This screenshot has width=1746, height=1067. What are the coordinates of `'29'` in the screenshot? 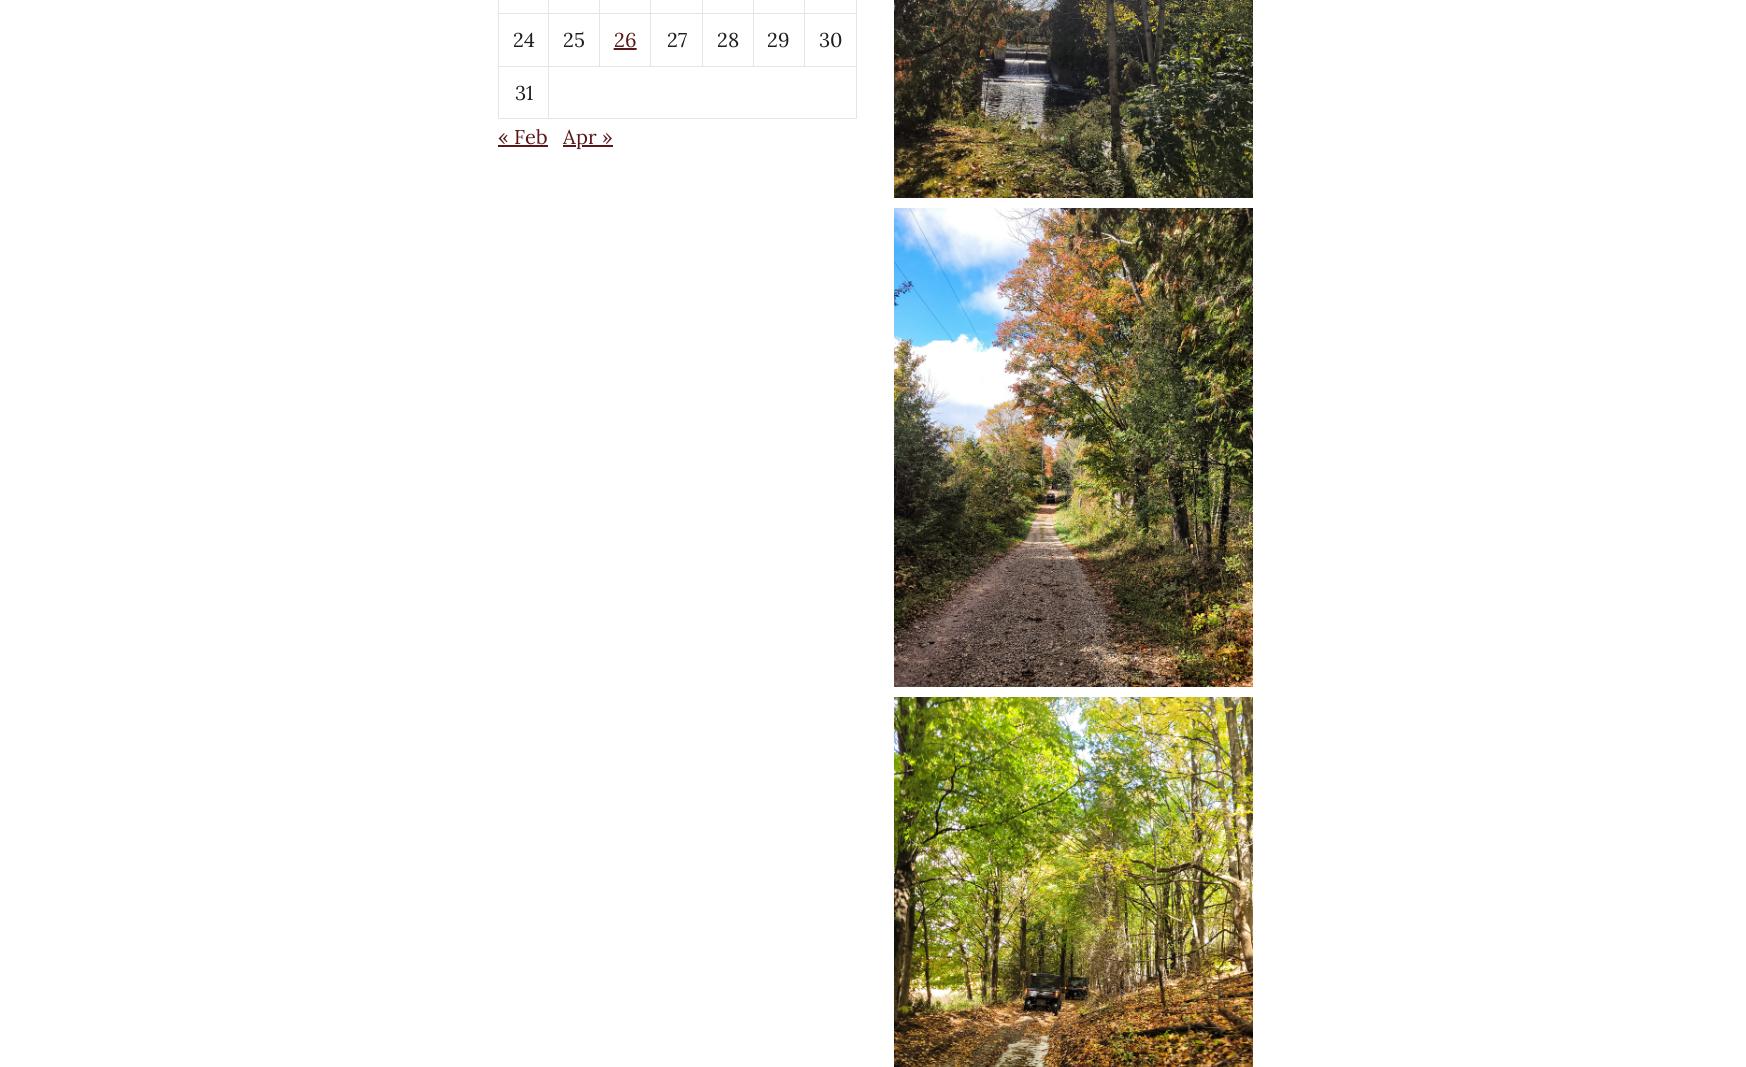 It's located at (777, 38).